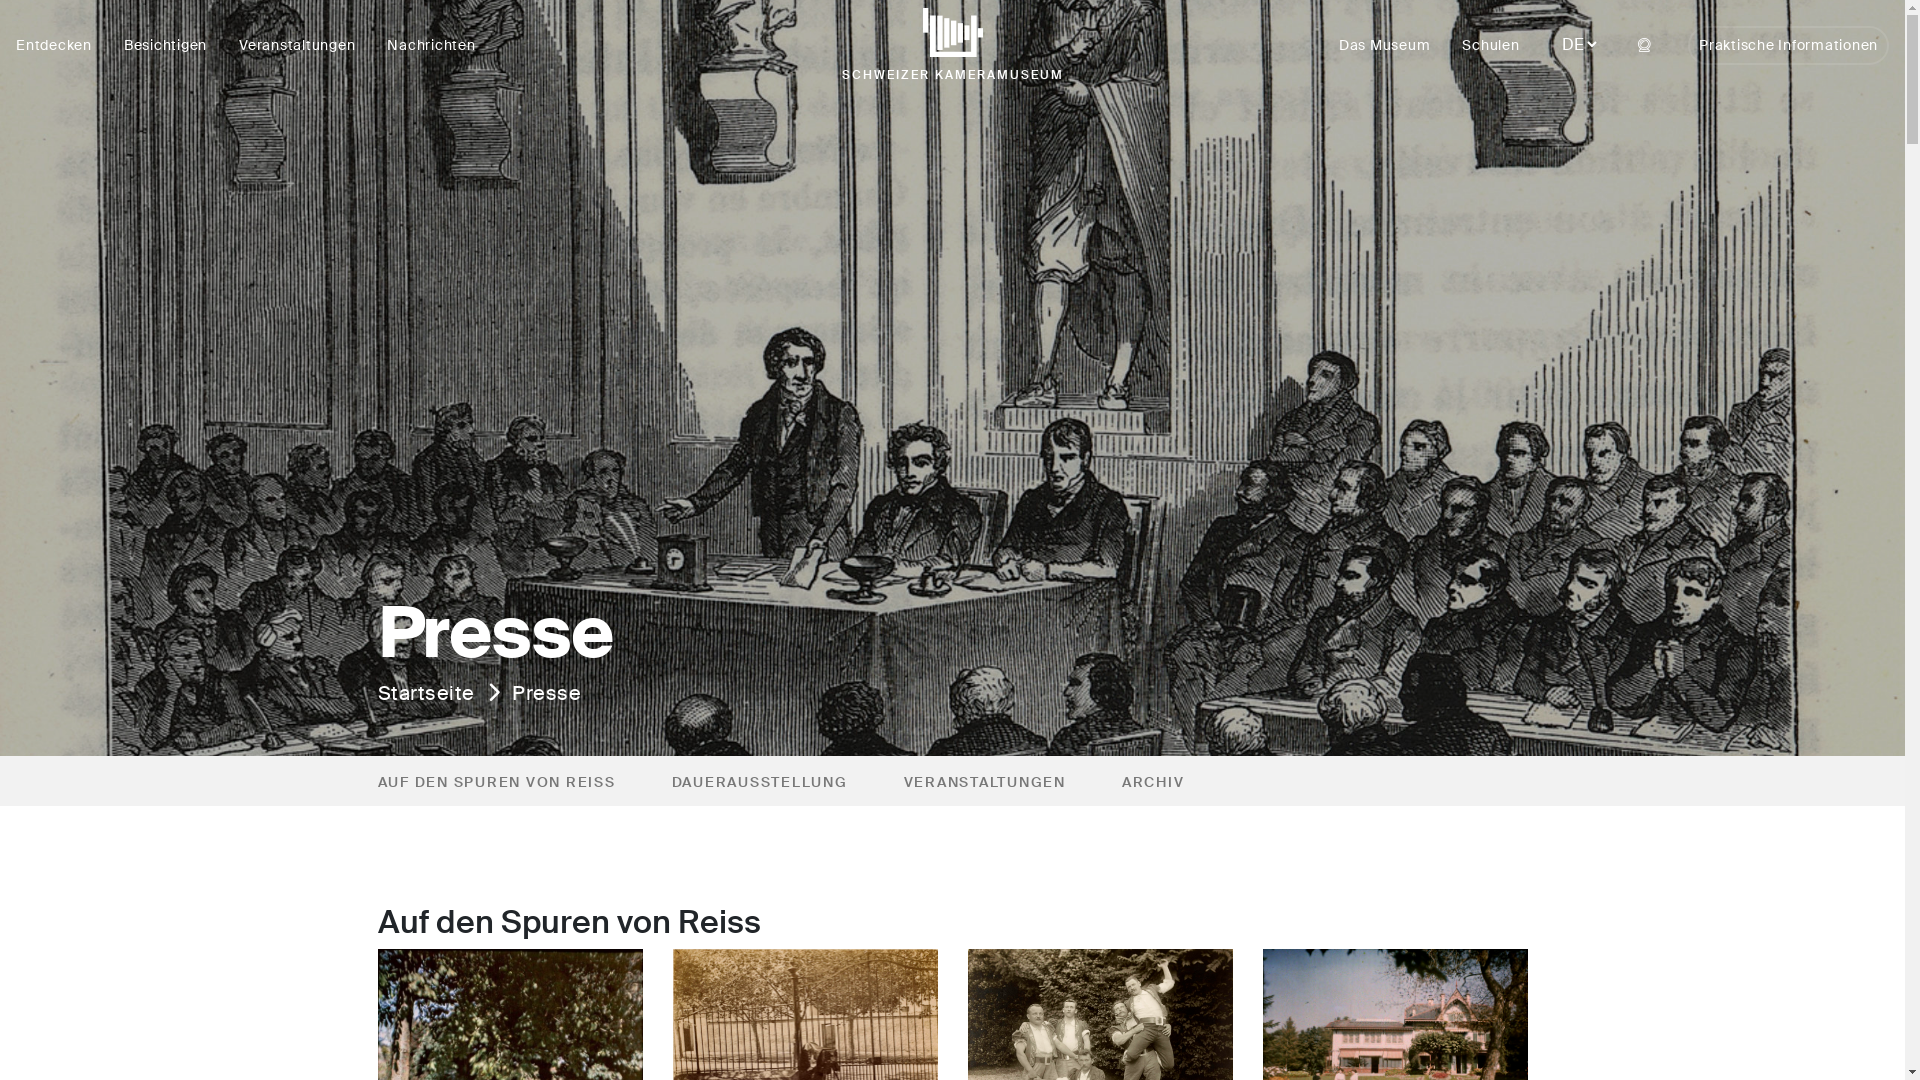  I want to click on 'Webcam', so click(1644, 45).